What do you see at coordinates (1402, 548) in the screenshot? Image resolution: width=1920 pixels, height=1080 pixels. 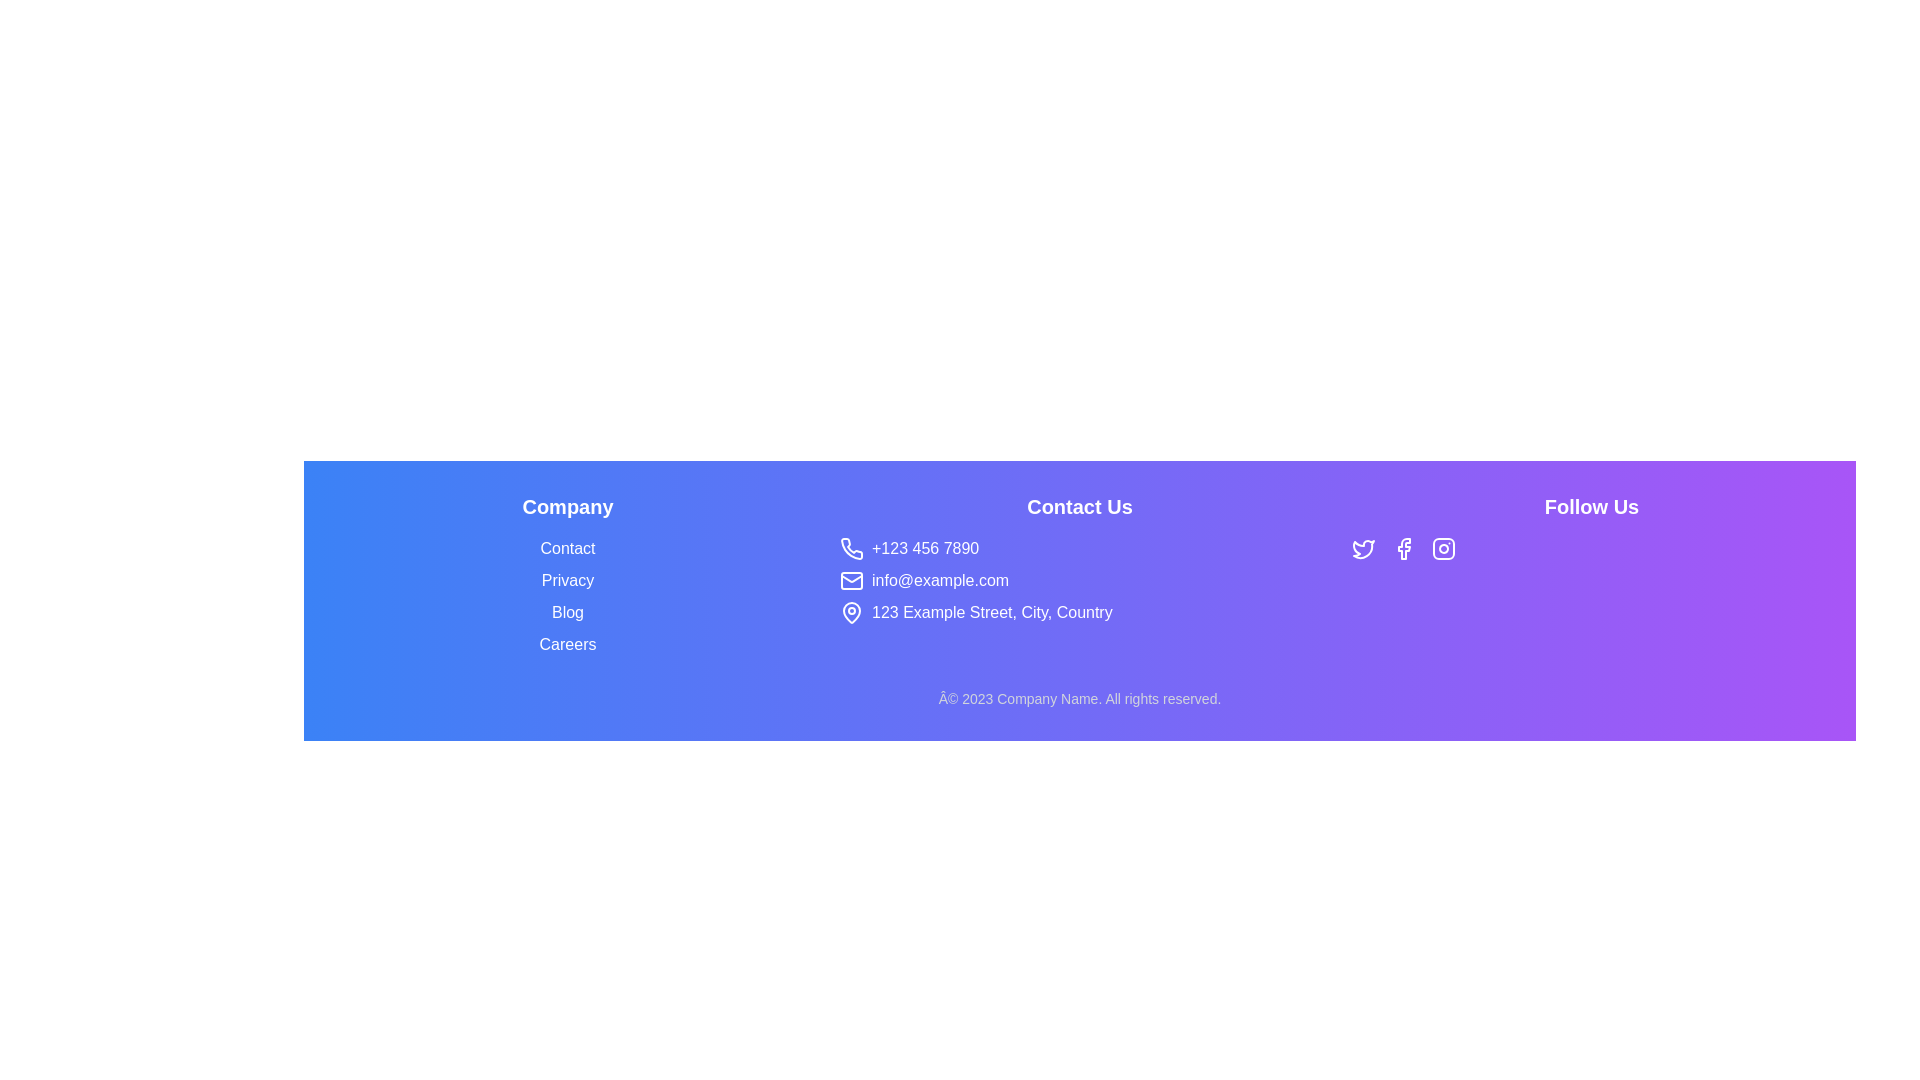 I see `the Facebook icon located in the 'Follow Us' section of the footer, positioned between the Twitter and Instagram icons, to visit the linked page` at bounding box center [1402, 548].